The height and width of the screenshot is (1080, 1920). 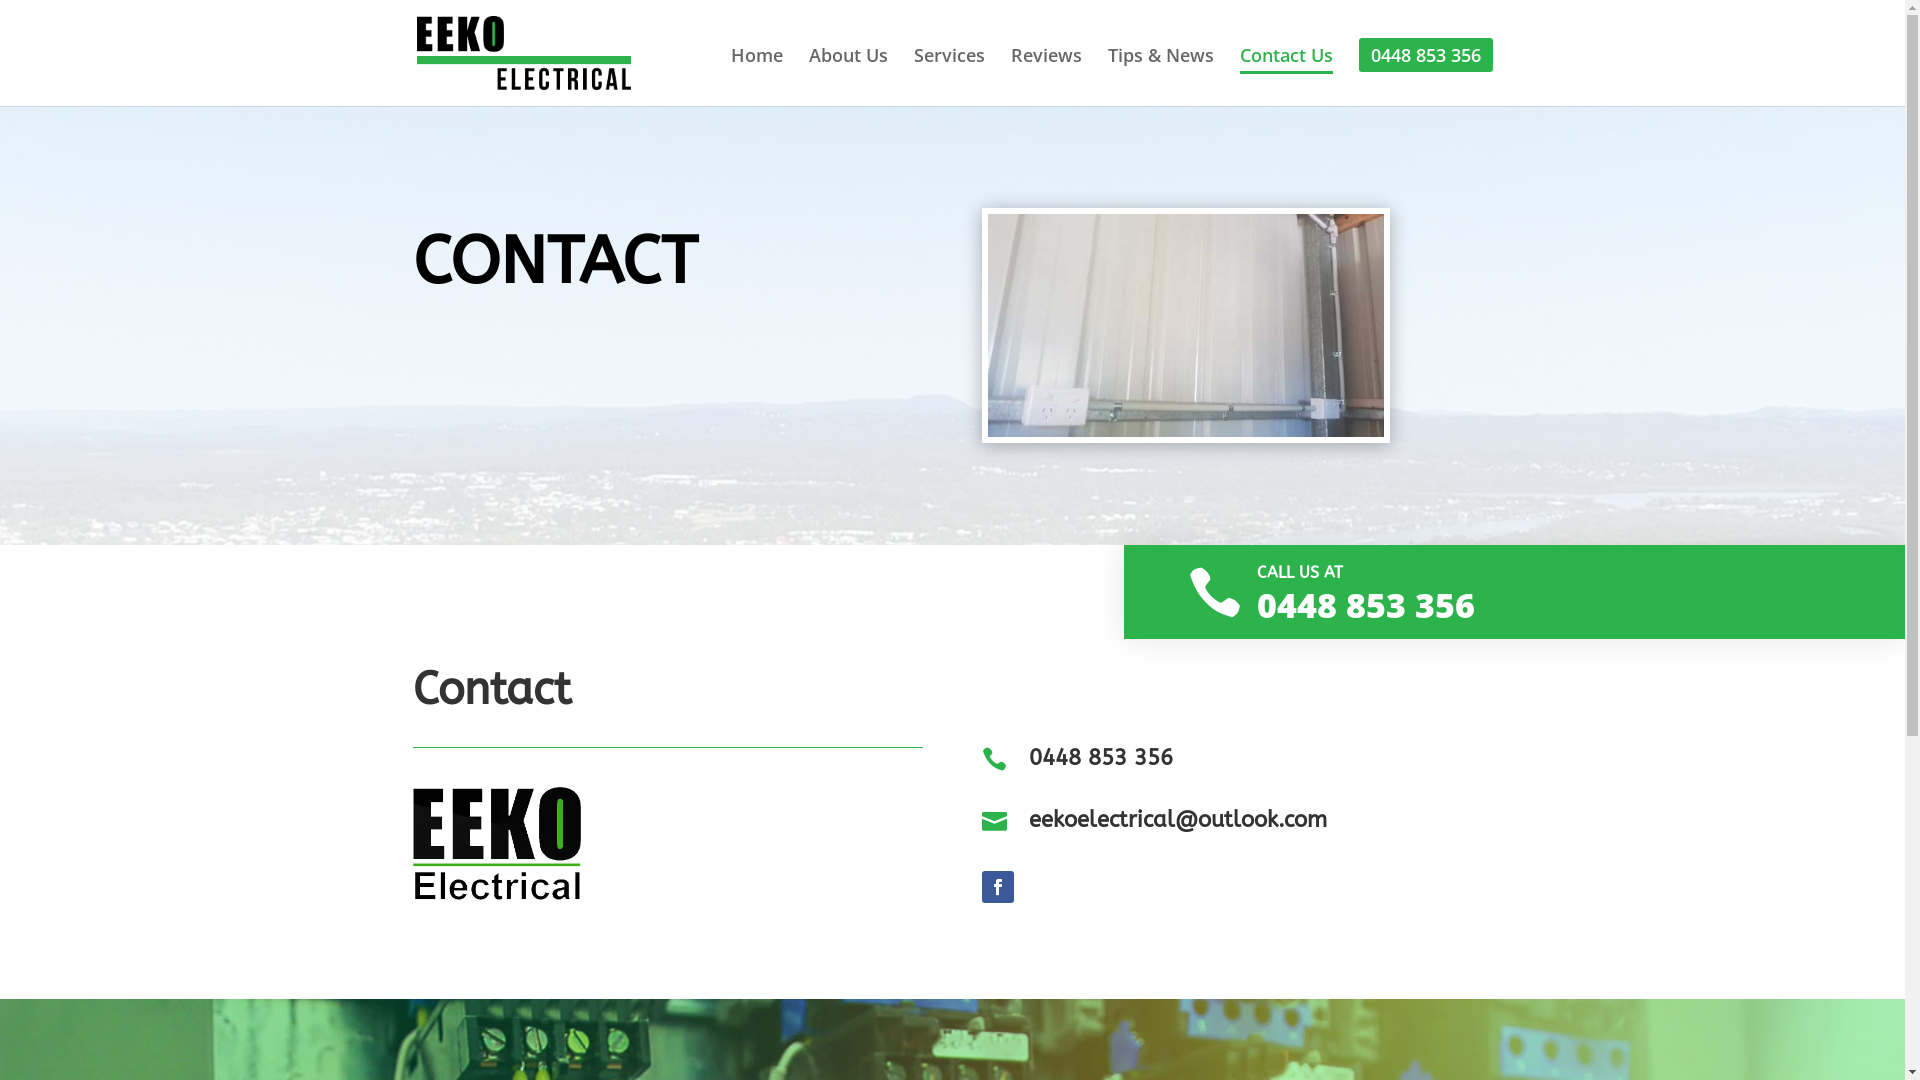 I want to click on 'Reviews', so click(x=1044, y=72).